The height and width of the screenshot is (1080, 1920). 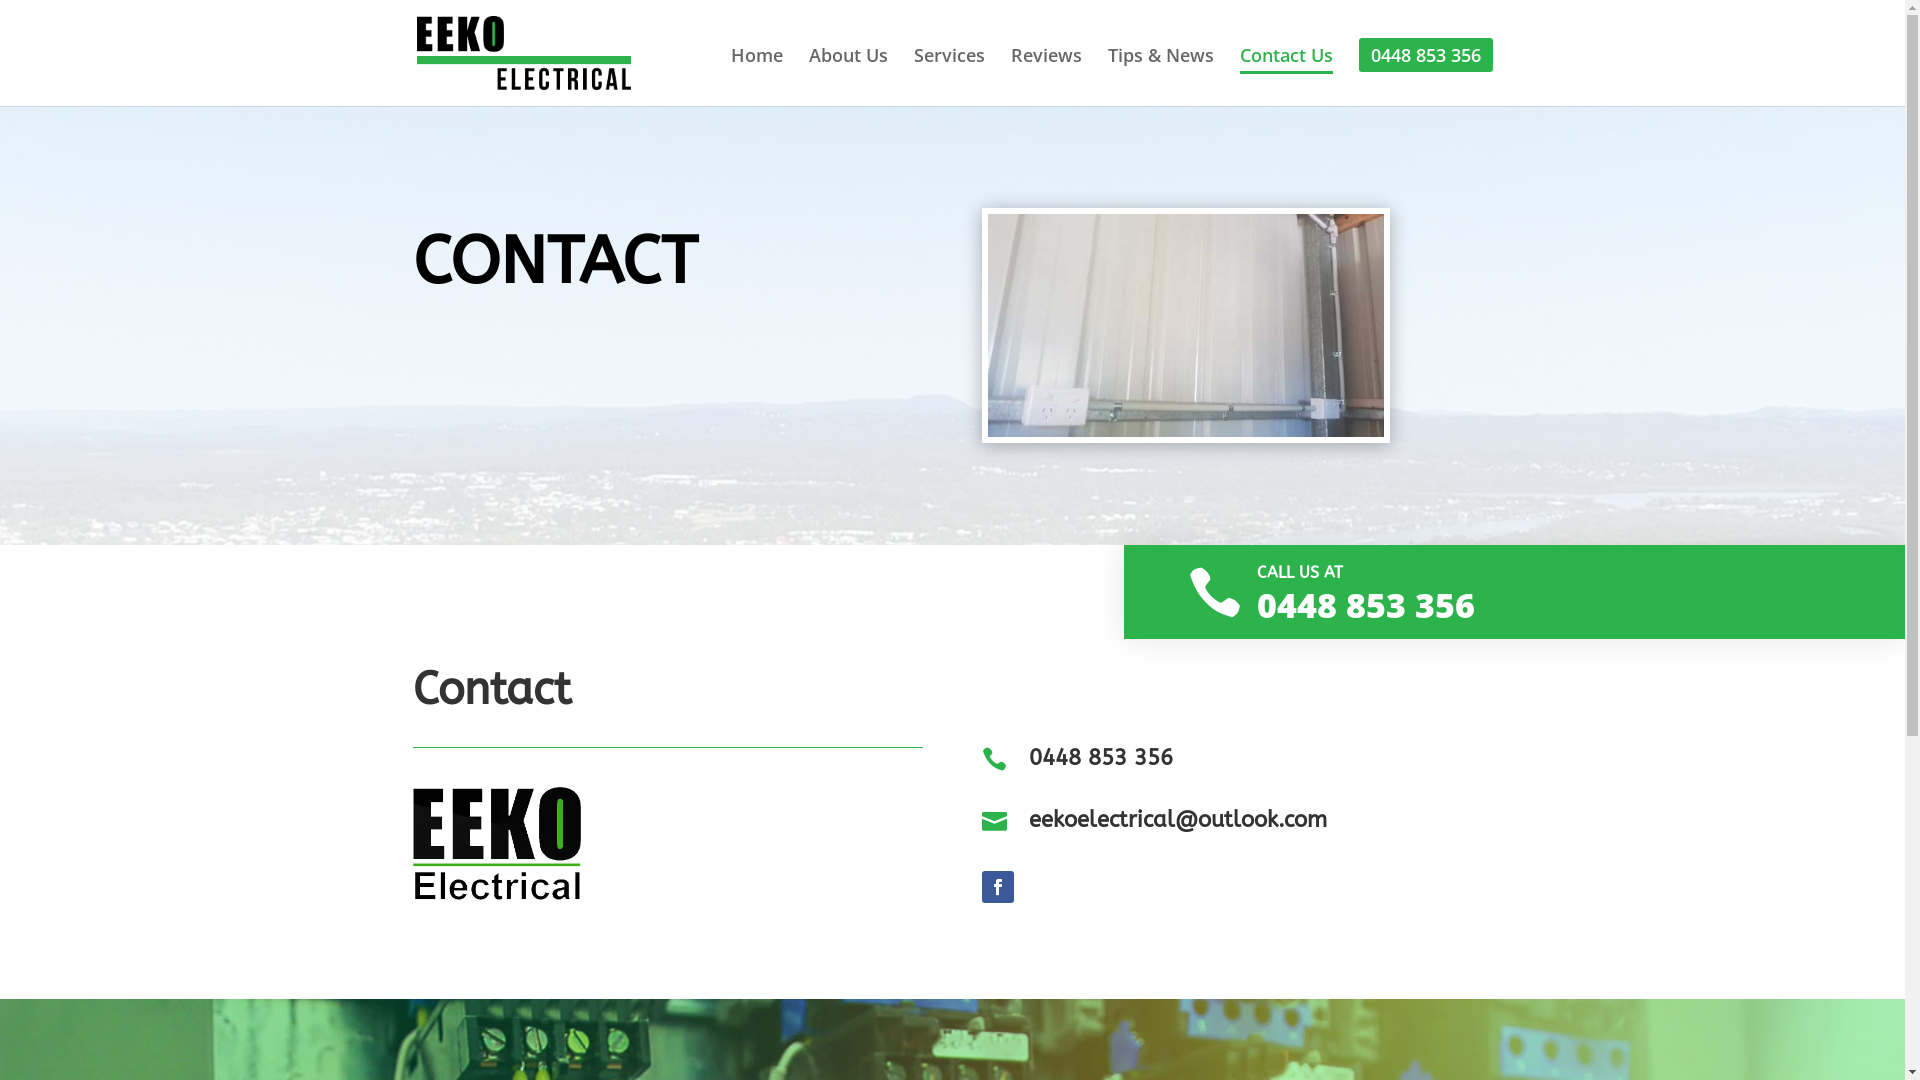 I want to click on 'Reviews', so click(x=1044, y=72).